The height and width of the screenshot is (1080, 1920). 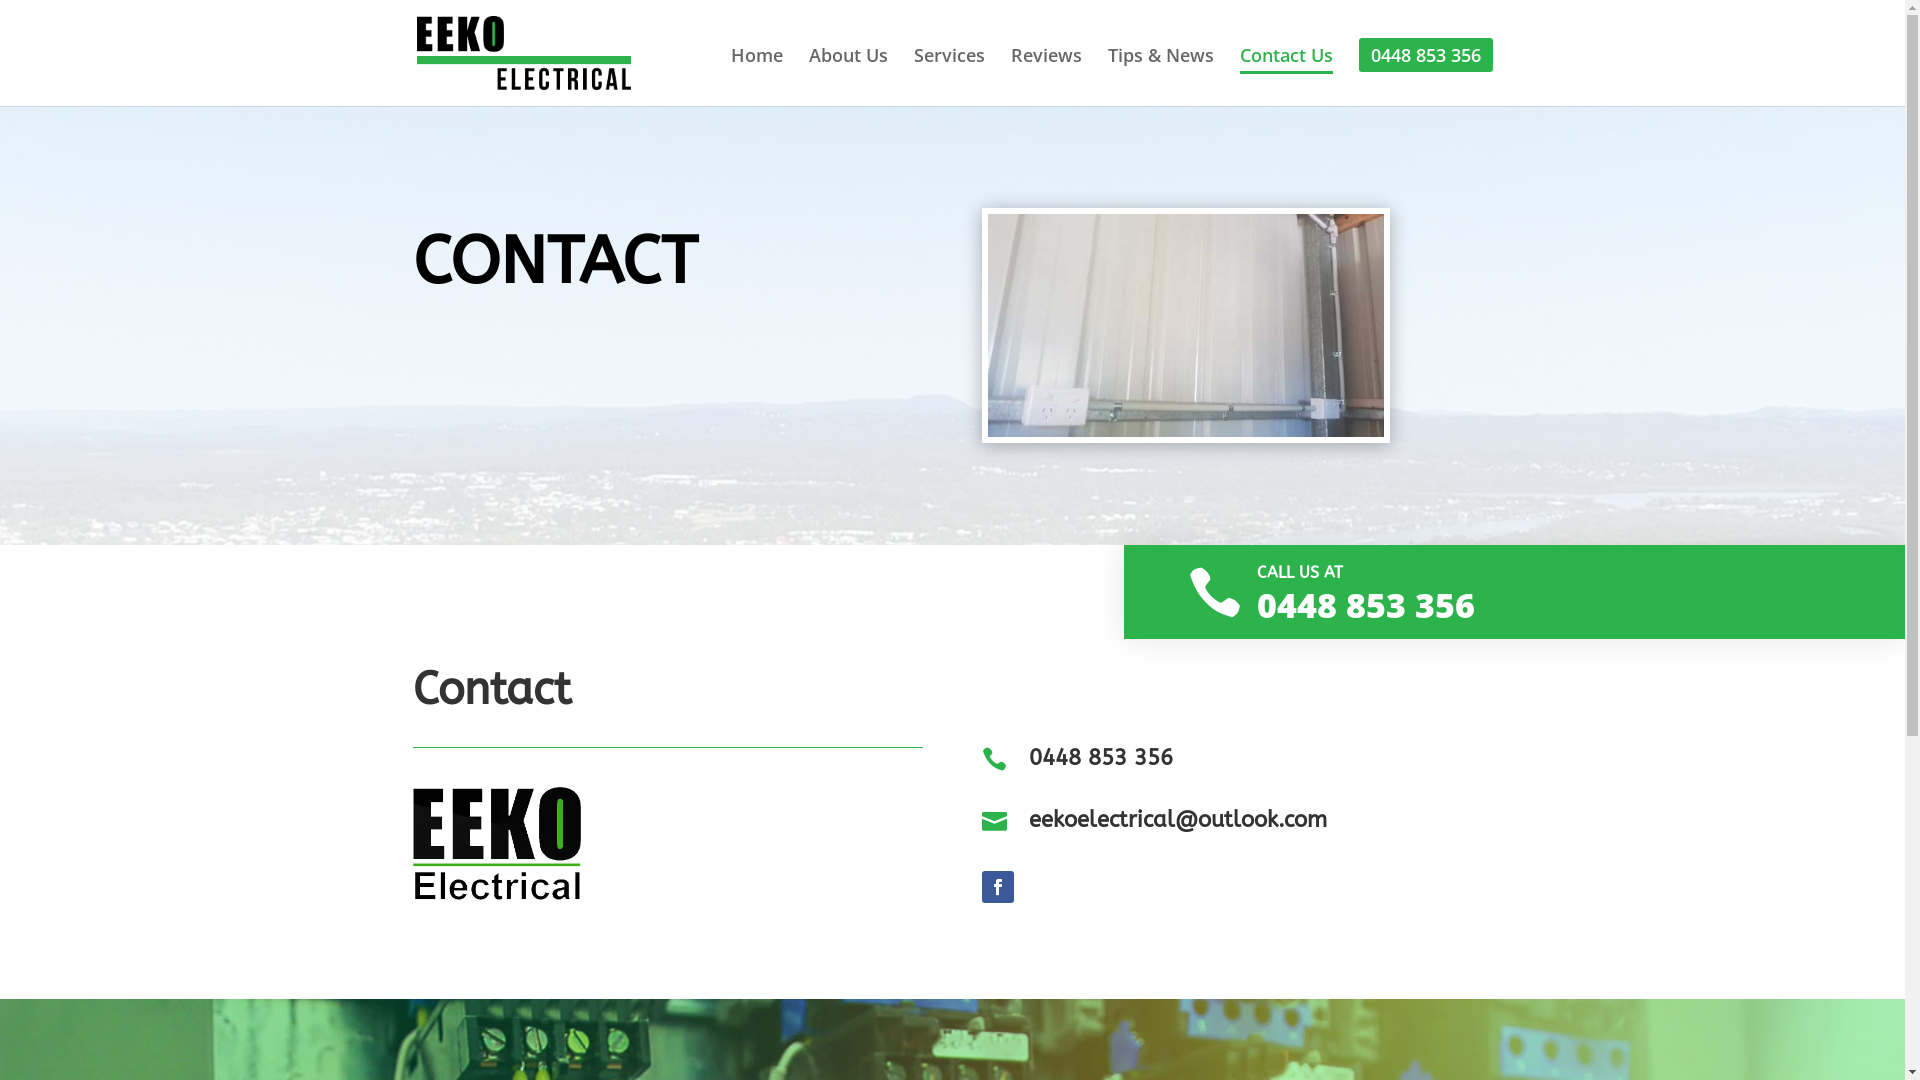 I want to click on 'Reviews', so click(x=1044, y=72).